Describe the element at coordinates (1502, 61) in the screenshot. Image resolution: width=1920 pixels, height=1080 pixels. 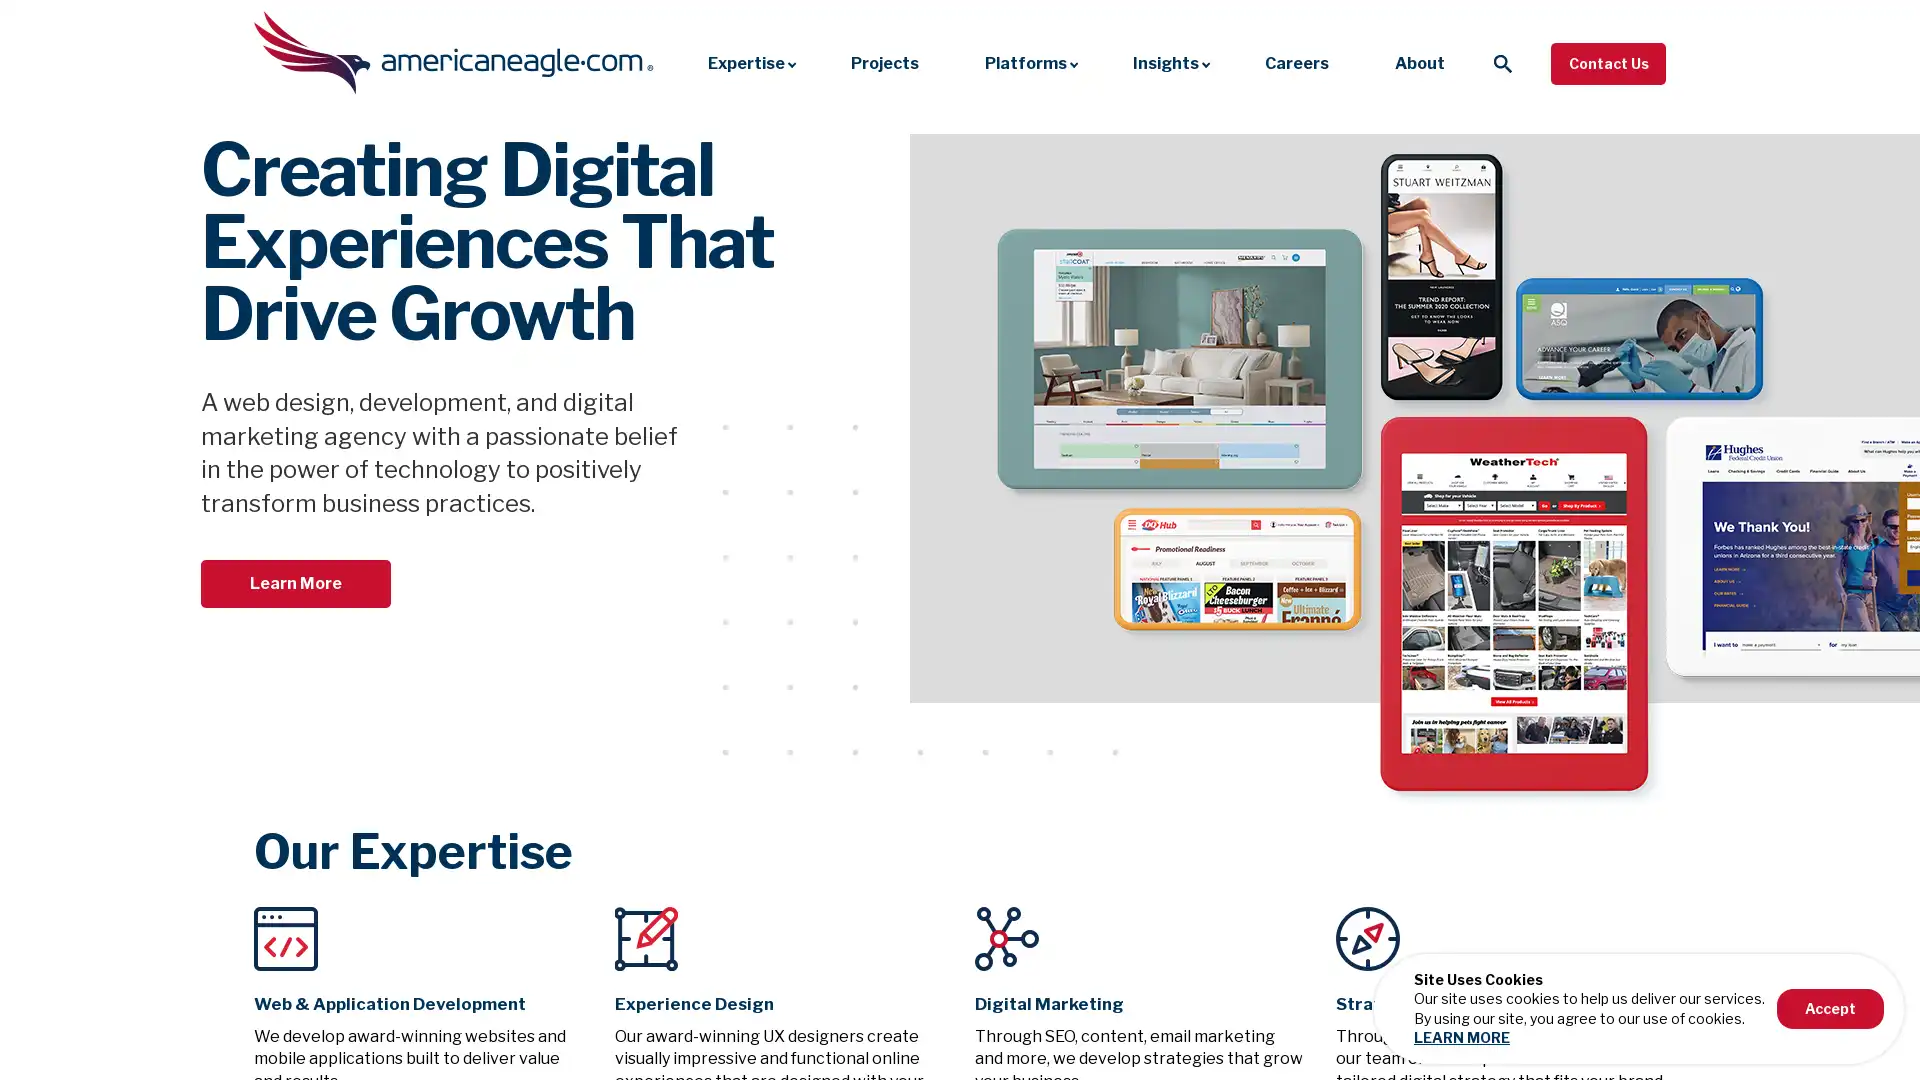
I see `Toggle Search` at that location.